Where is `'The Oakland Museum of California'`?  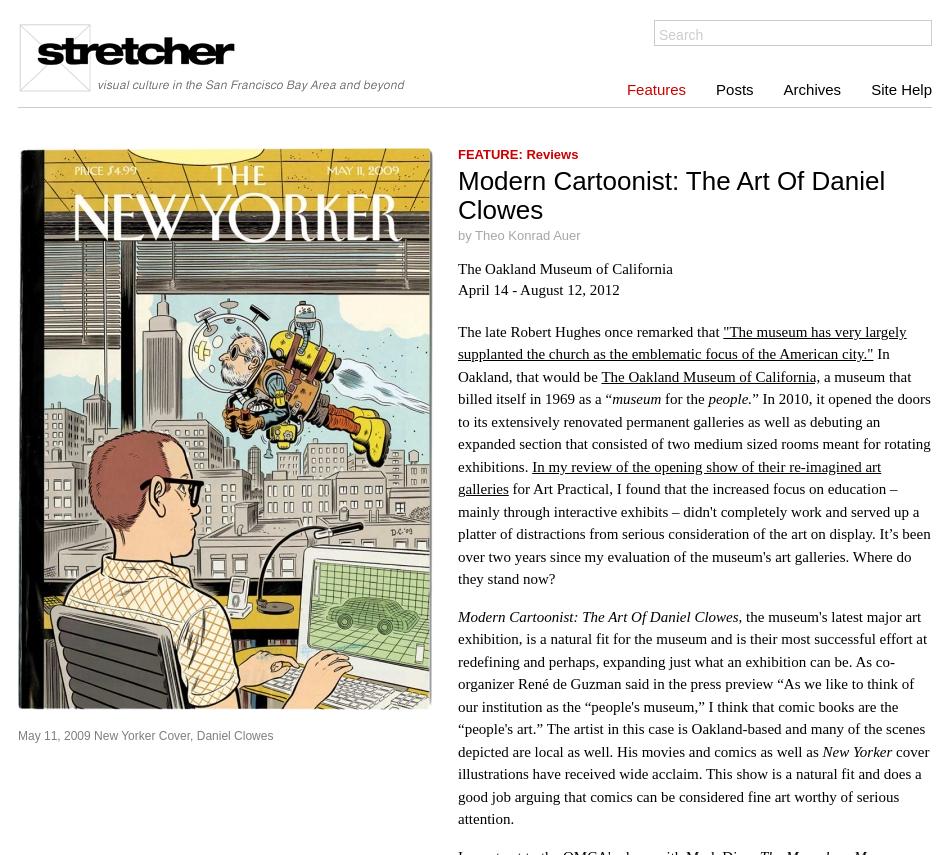
'The Oakland Museum of California' is located at coordinates (456, 268).